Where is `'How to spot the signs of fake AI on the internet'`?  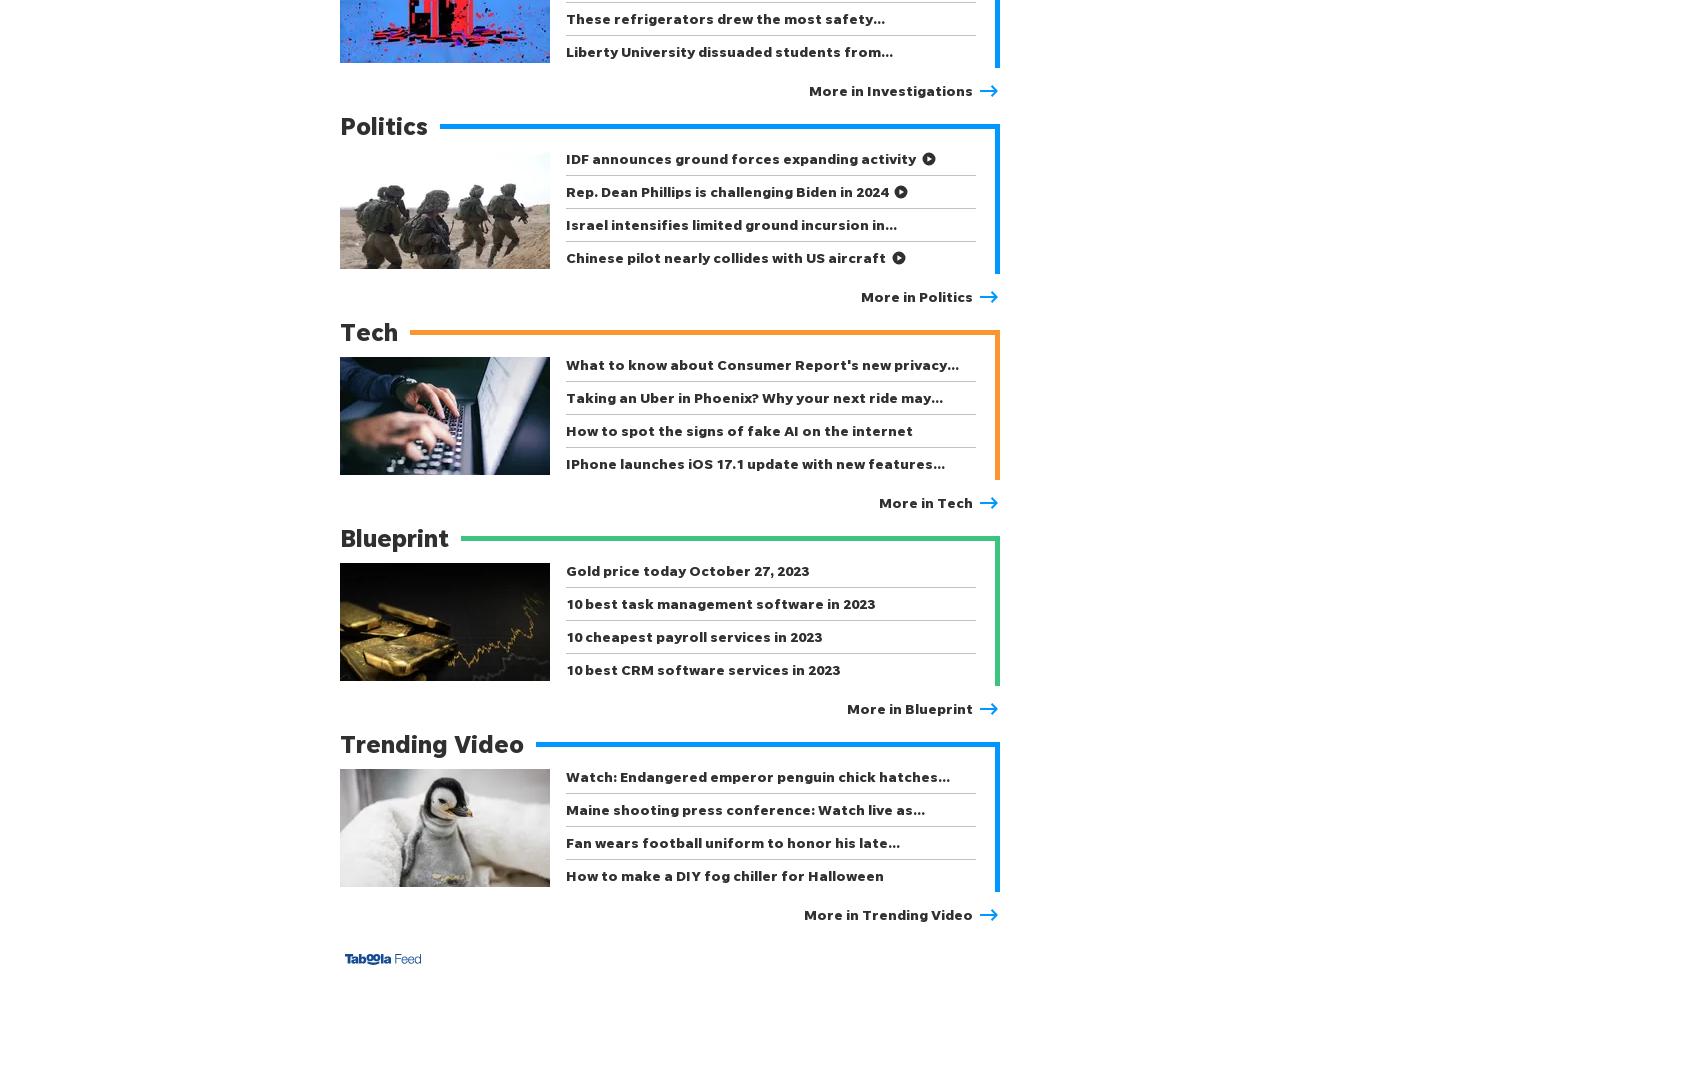 'How to spot the signs of fake AI on the internet' is located at coordinates (564, 429).